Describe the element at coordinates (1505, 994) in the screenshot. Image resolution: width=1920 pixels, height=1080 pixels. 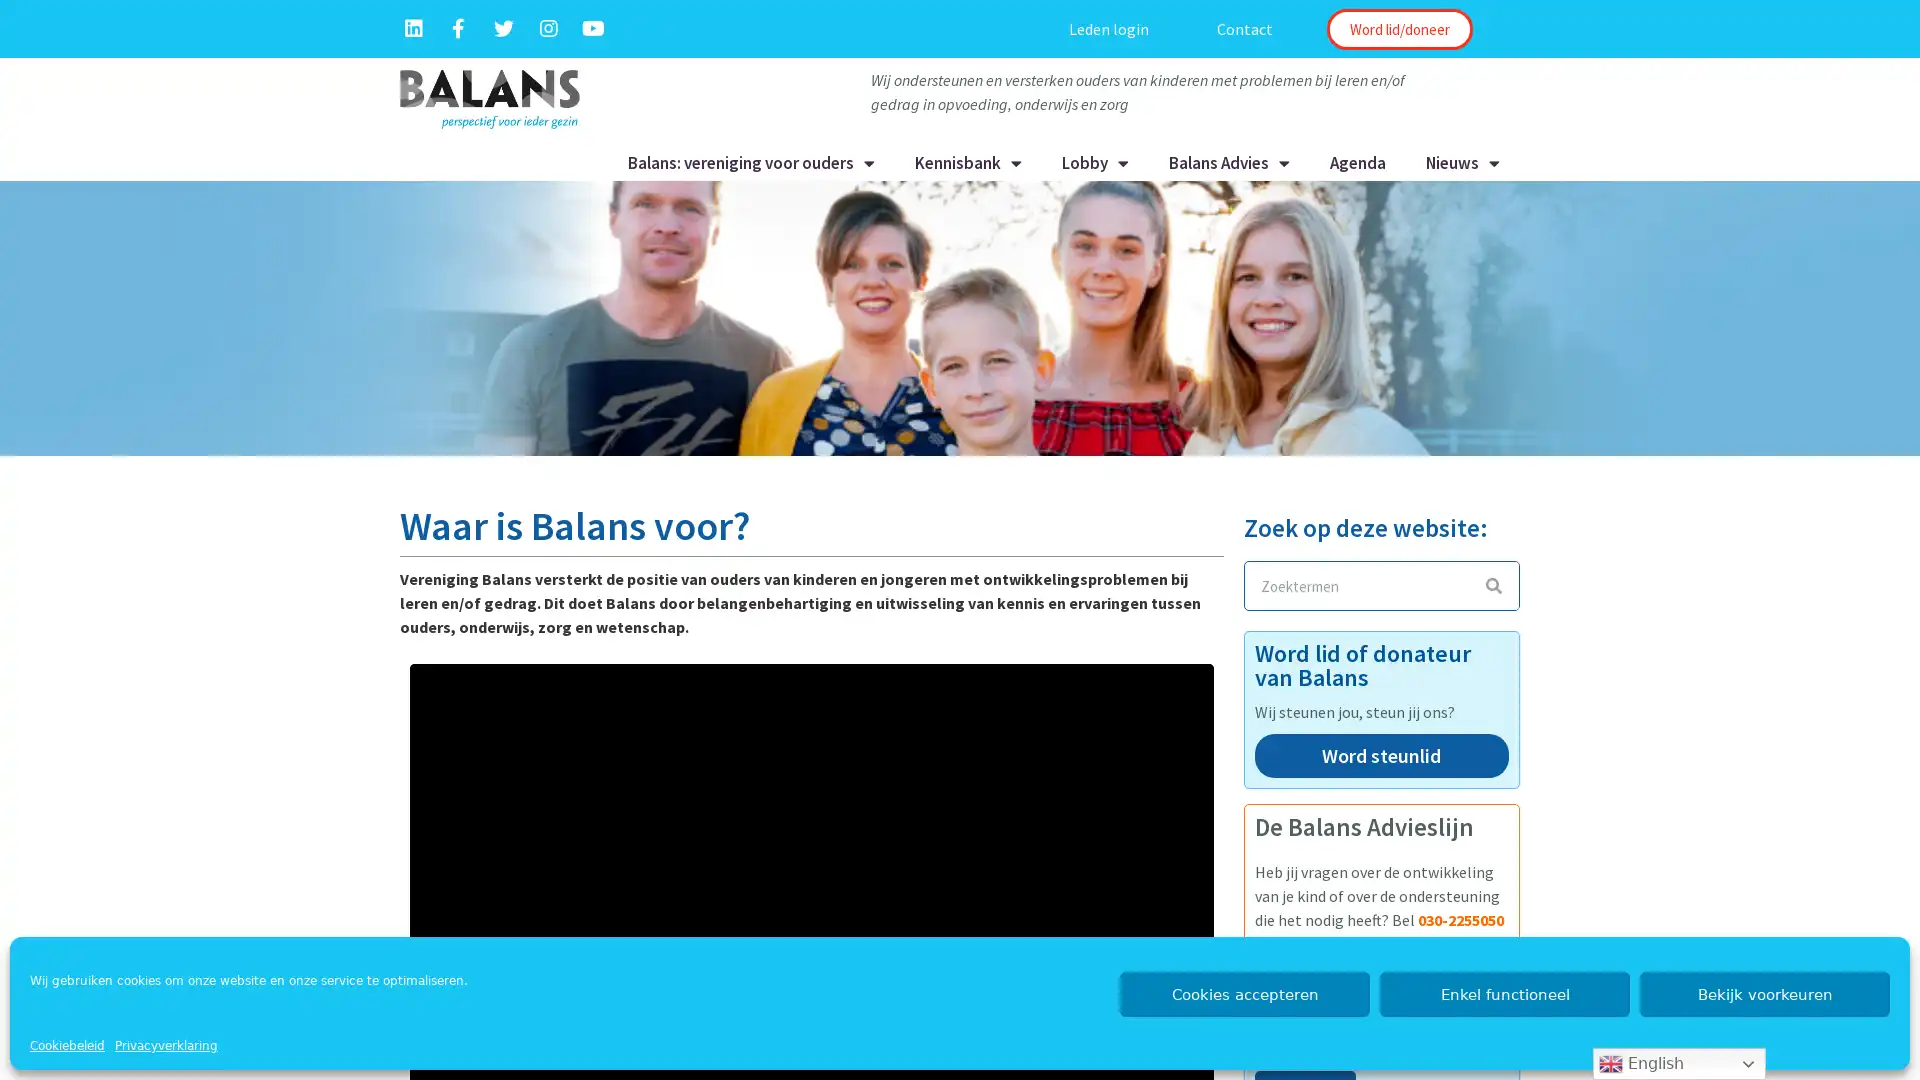
I see `Only functional` at that location.